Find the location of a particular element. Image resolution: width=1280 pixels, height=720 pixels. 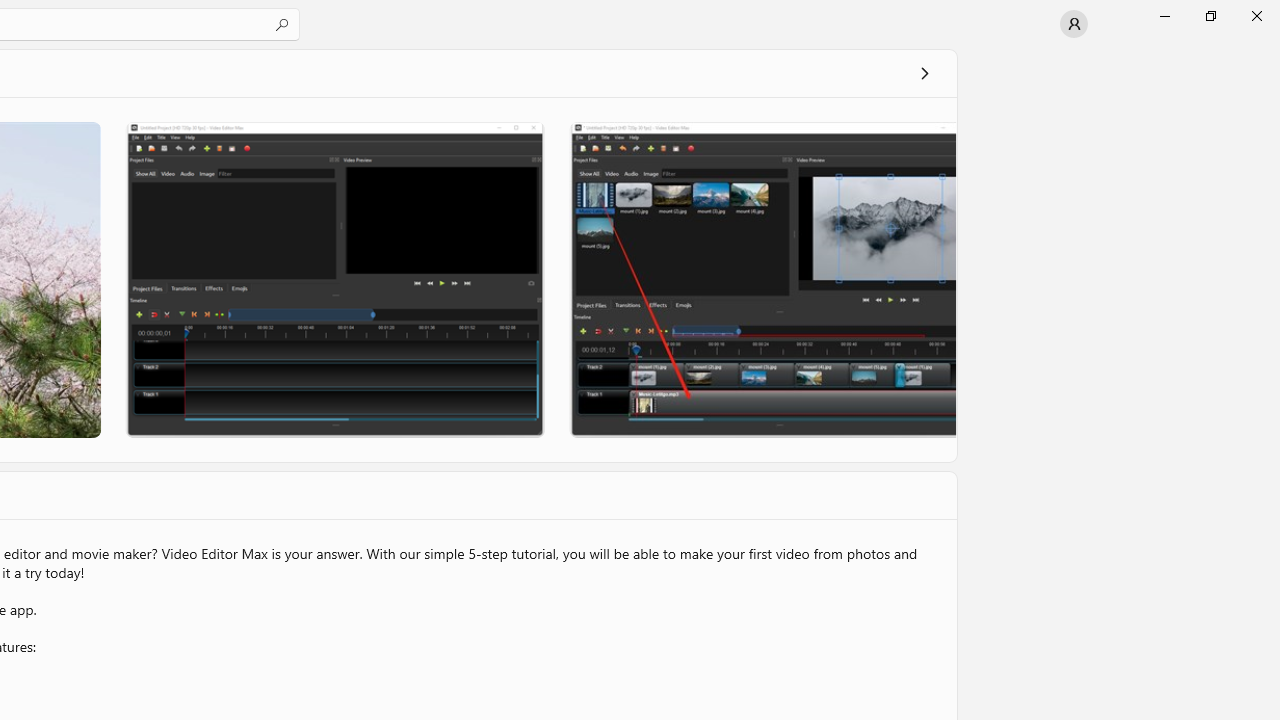

'Minimize Microsoft Store' is located at coordinates (1164, 15).